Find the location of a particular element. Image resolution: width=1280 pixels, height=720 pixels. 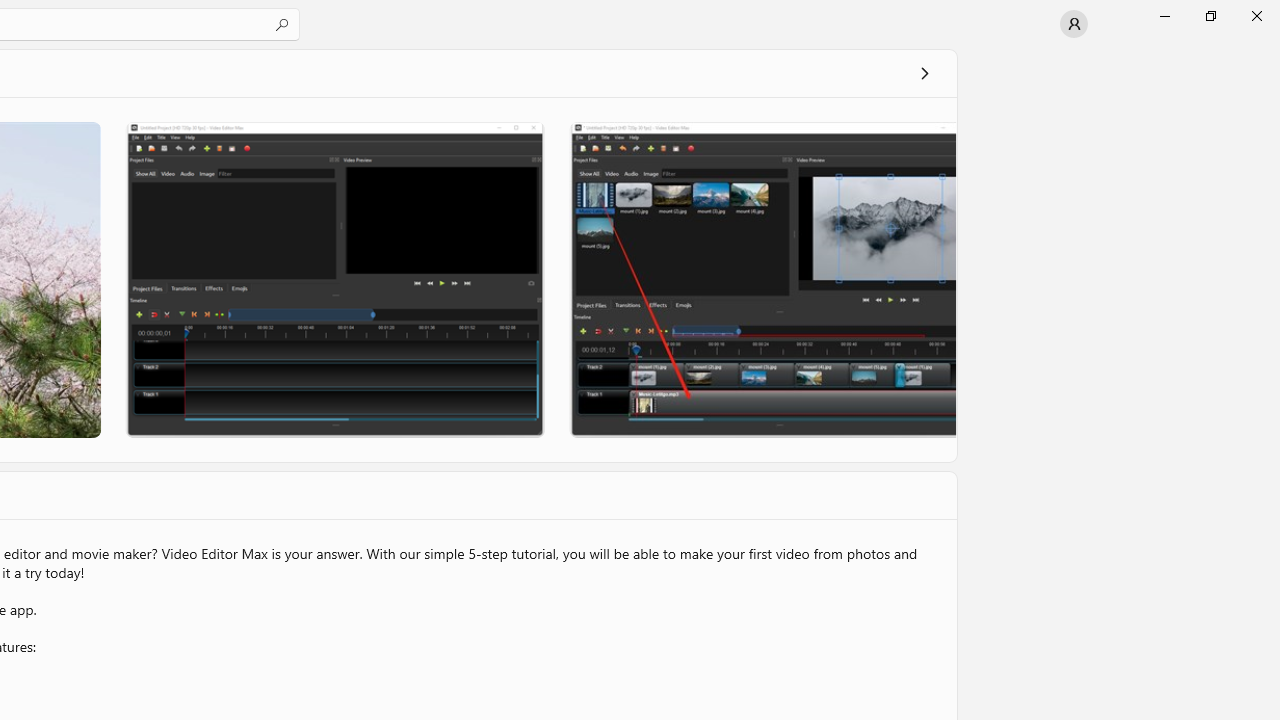

'Minimize Microsoft Store' is located at coordinates (1164, 15).